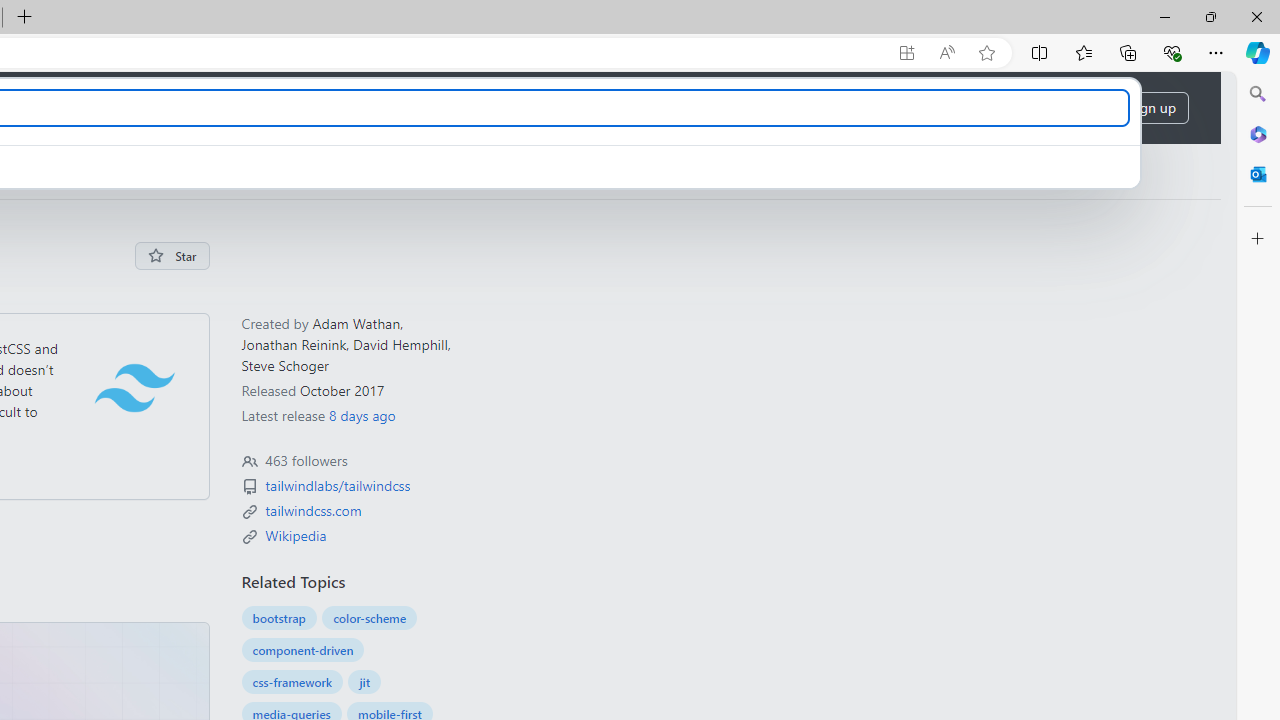  Describe the element at coordinates (370, 617) in the screenshot. I see `'color-scheme'` at that location.